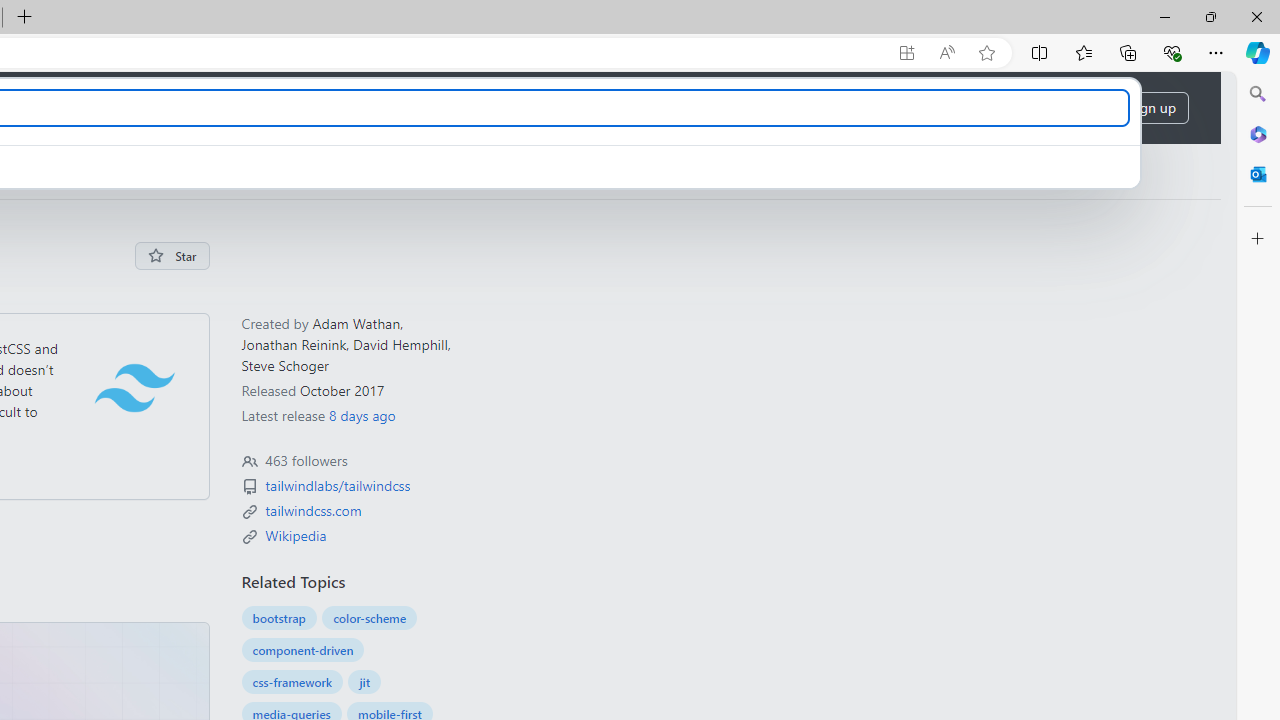  Describe the element at coordinates (370, 617) in the screenshot. I see `'color-scheme'` at that location.